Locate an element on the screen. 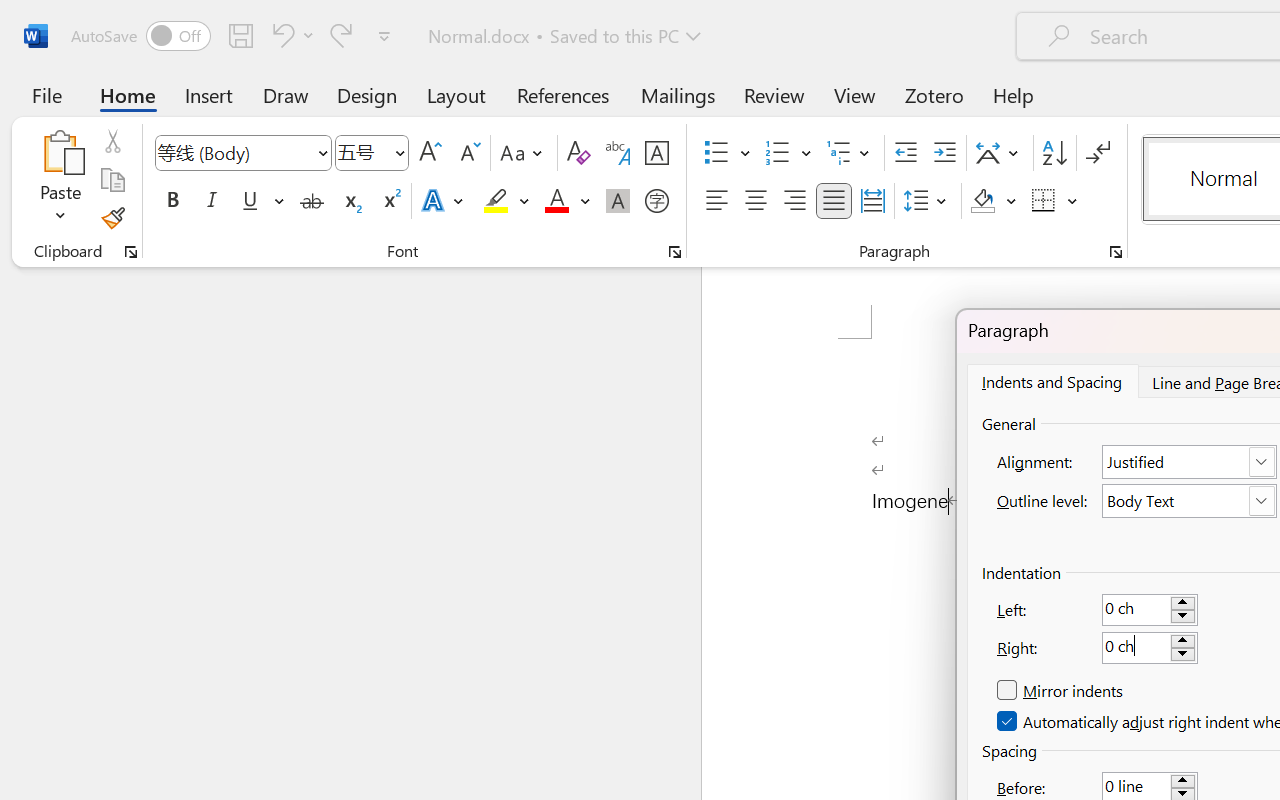 Image resolution: width=1280 pixels, height=800 pixels. 'Decrease Indent' is located at coordinates (905, 153).